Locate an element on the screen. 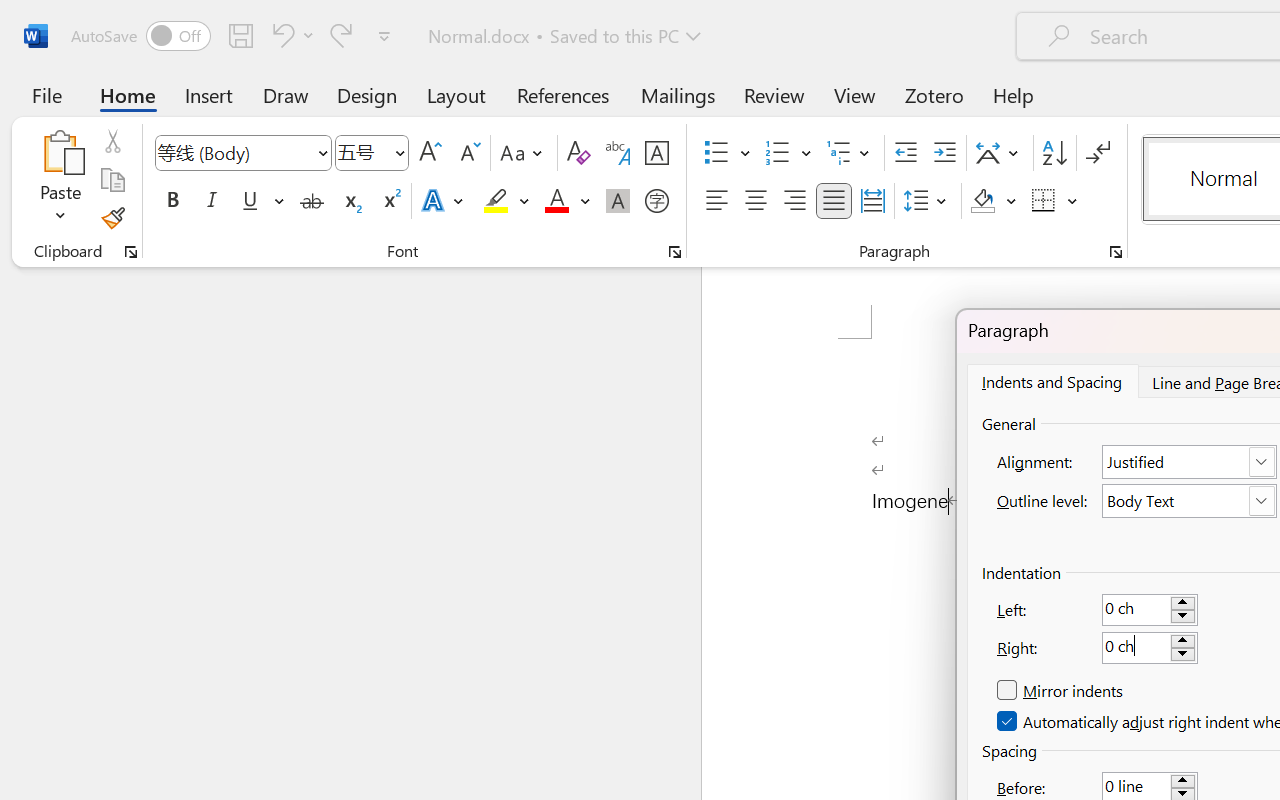 Image resolution: width=1280 pixels, height=800 pixels. 'Decrease Indent' is located at coordinates (905, 153).